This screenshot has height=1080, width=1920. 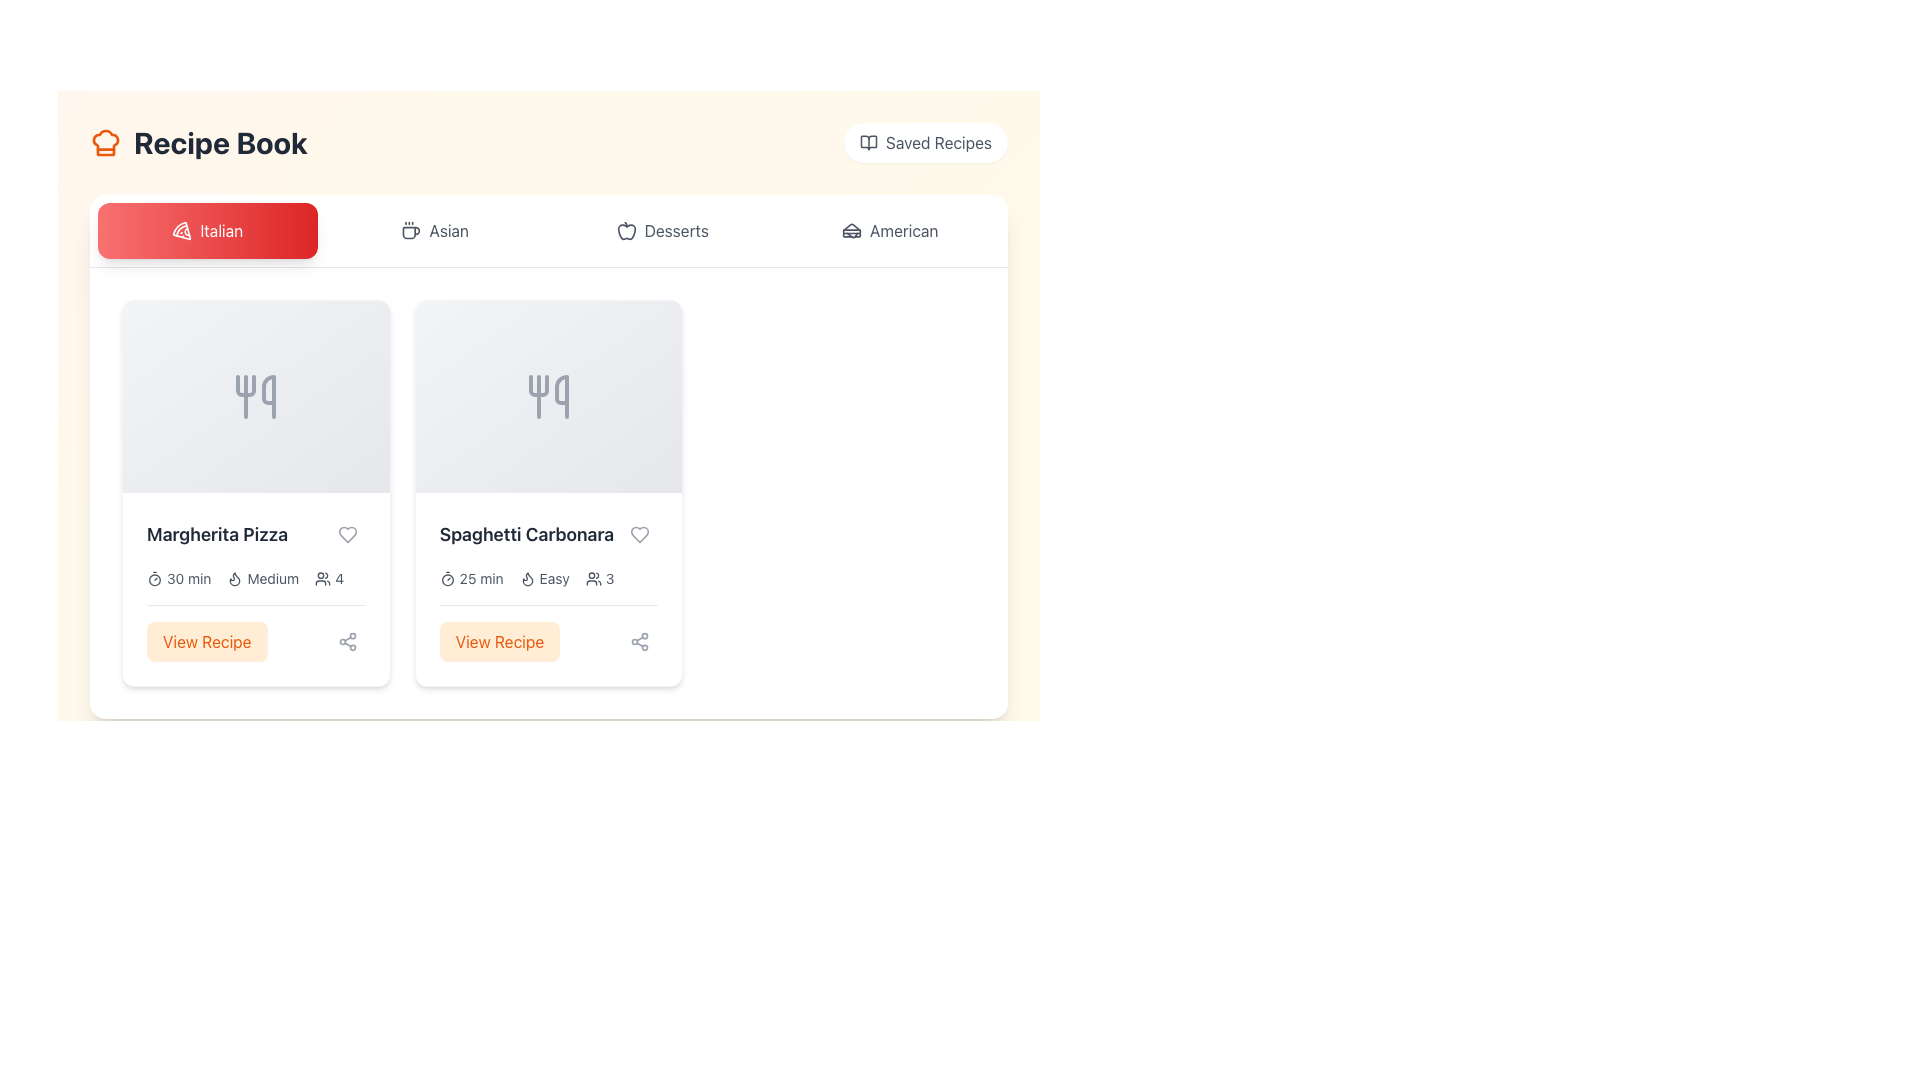 What do you see at coordinates (527, 579) in the screenshot?
I see `the flame icon, which is a vector graphic representation associated with heat or popularity, located in the 'Italian' category section of the interface` at bounding box center [527, 579].